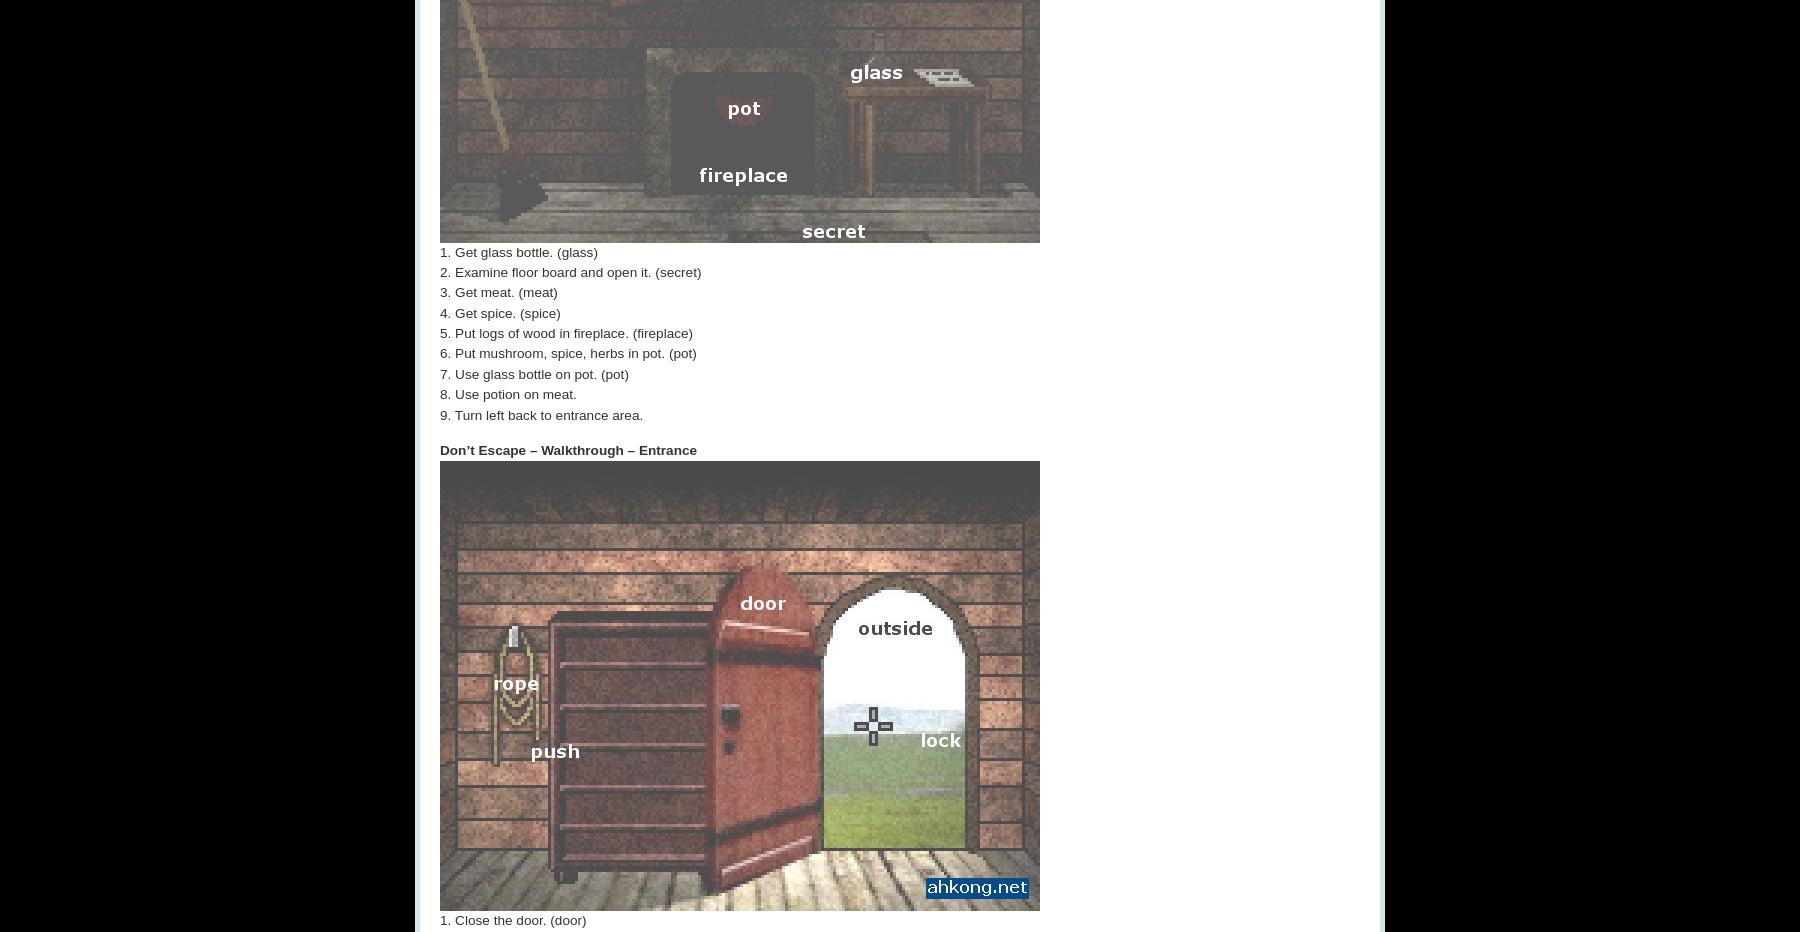 The width and height of the screenshot is (1800, 932). I want to click on 'Don’t Escape – Walkthrough – Entrance', so click(568, 450).